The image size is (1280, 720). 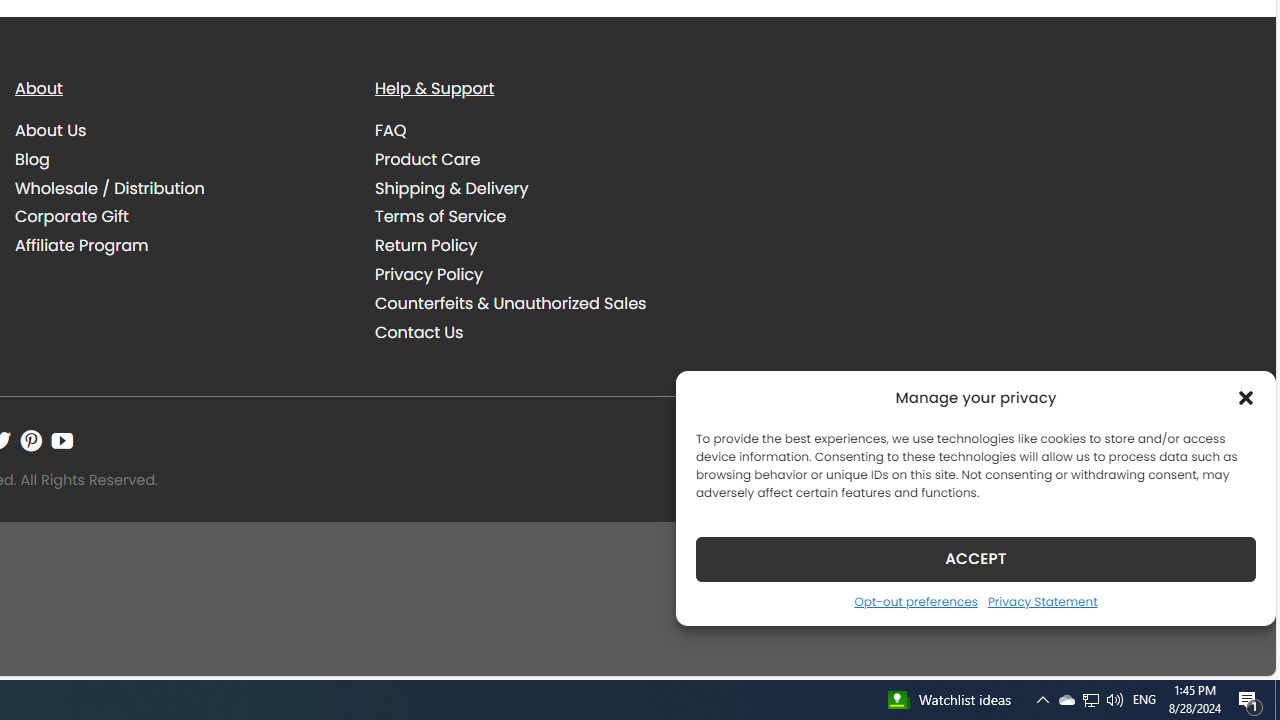 What do you see at coordinates (1041, 600) in the screenshot?
I see `'Privacy Statement'` at bounding box center [1041, 600].